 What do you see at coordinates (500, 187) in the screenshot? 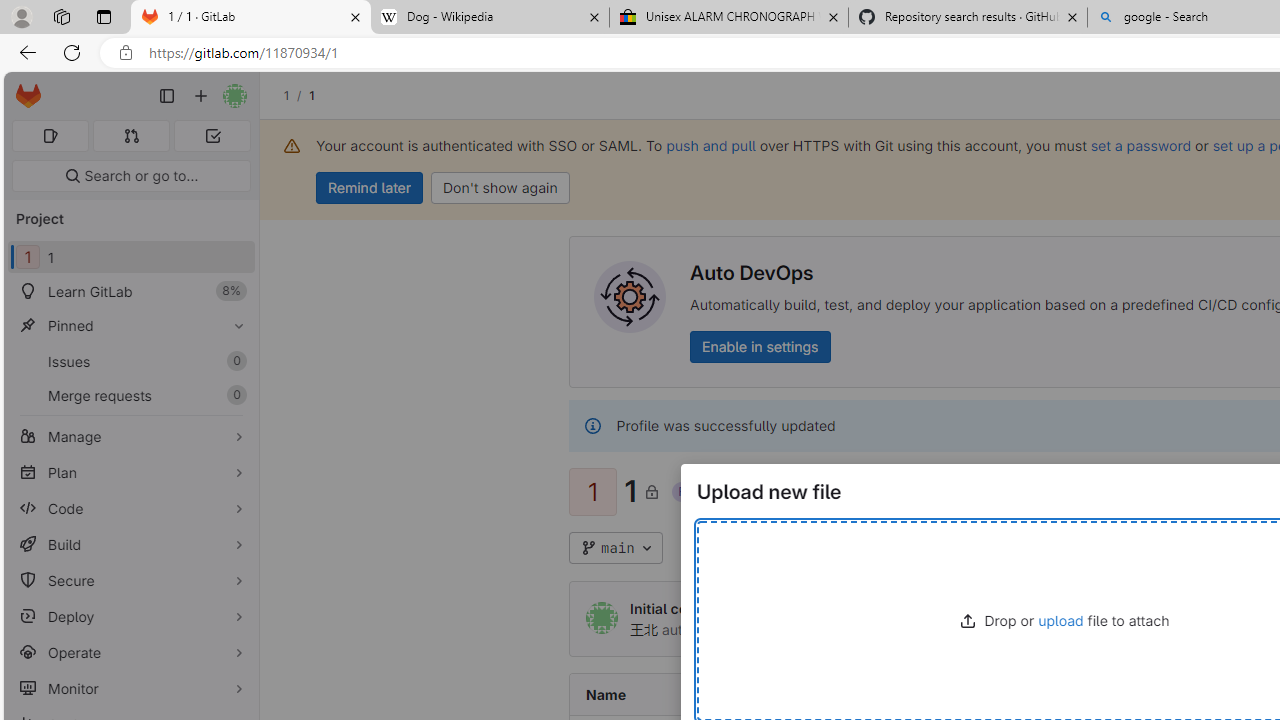
I see `'Don'` at bounding box center [500, 187].